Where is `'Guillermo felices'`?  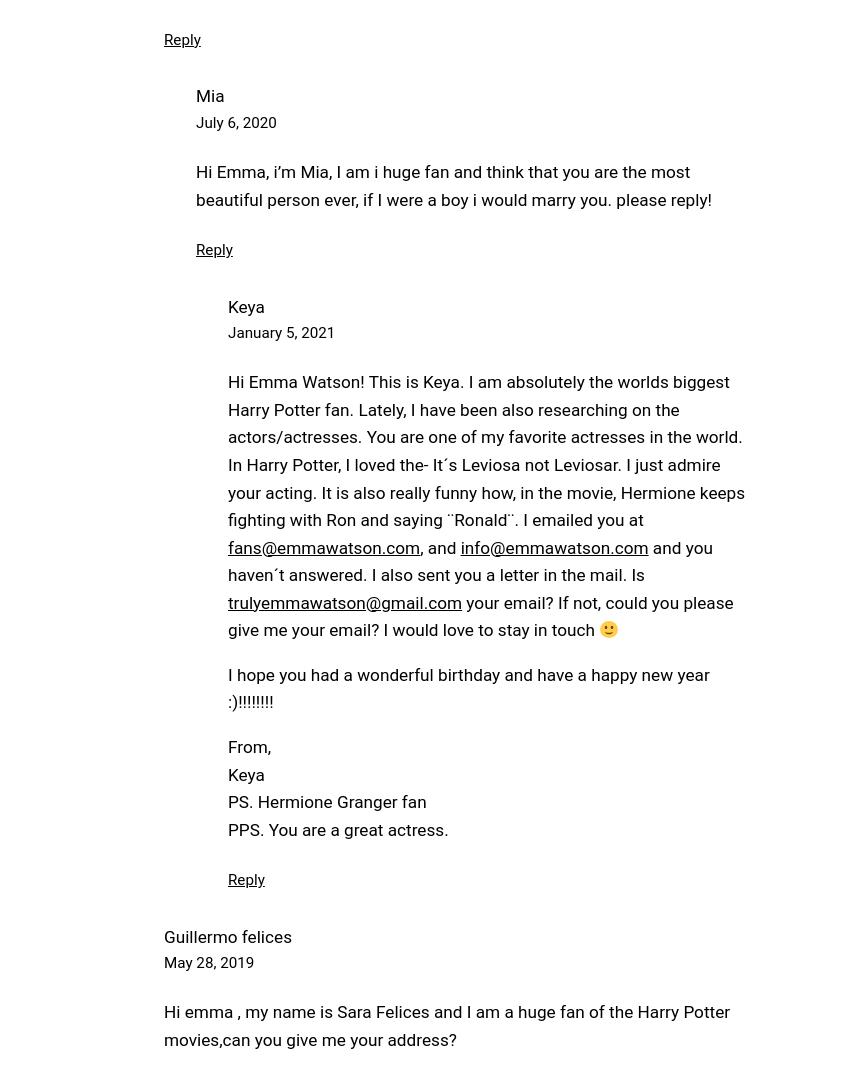
'Guillermo felices' is located at coordinates (227, 935).